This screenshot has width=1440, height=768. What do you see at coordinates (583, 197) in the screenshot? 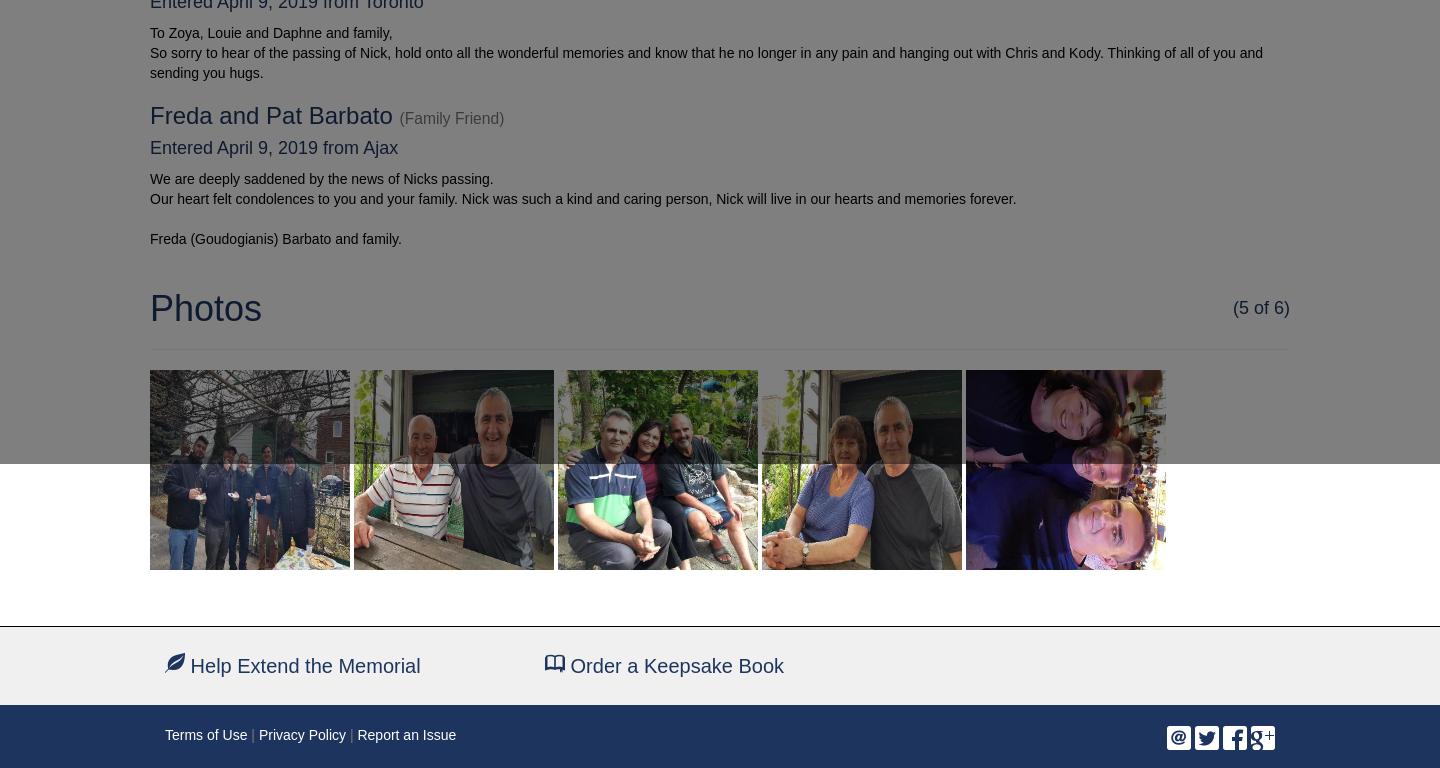
I see `'Our heart felt condolences to you and your family. Nick was such a kind and caring person, Nick will live in our hearts and memories forever.'` at bounding box center [583, 197].